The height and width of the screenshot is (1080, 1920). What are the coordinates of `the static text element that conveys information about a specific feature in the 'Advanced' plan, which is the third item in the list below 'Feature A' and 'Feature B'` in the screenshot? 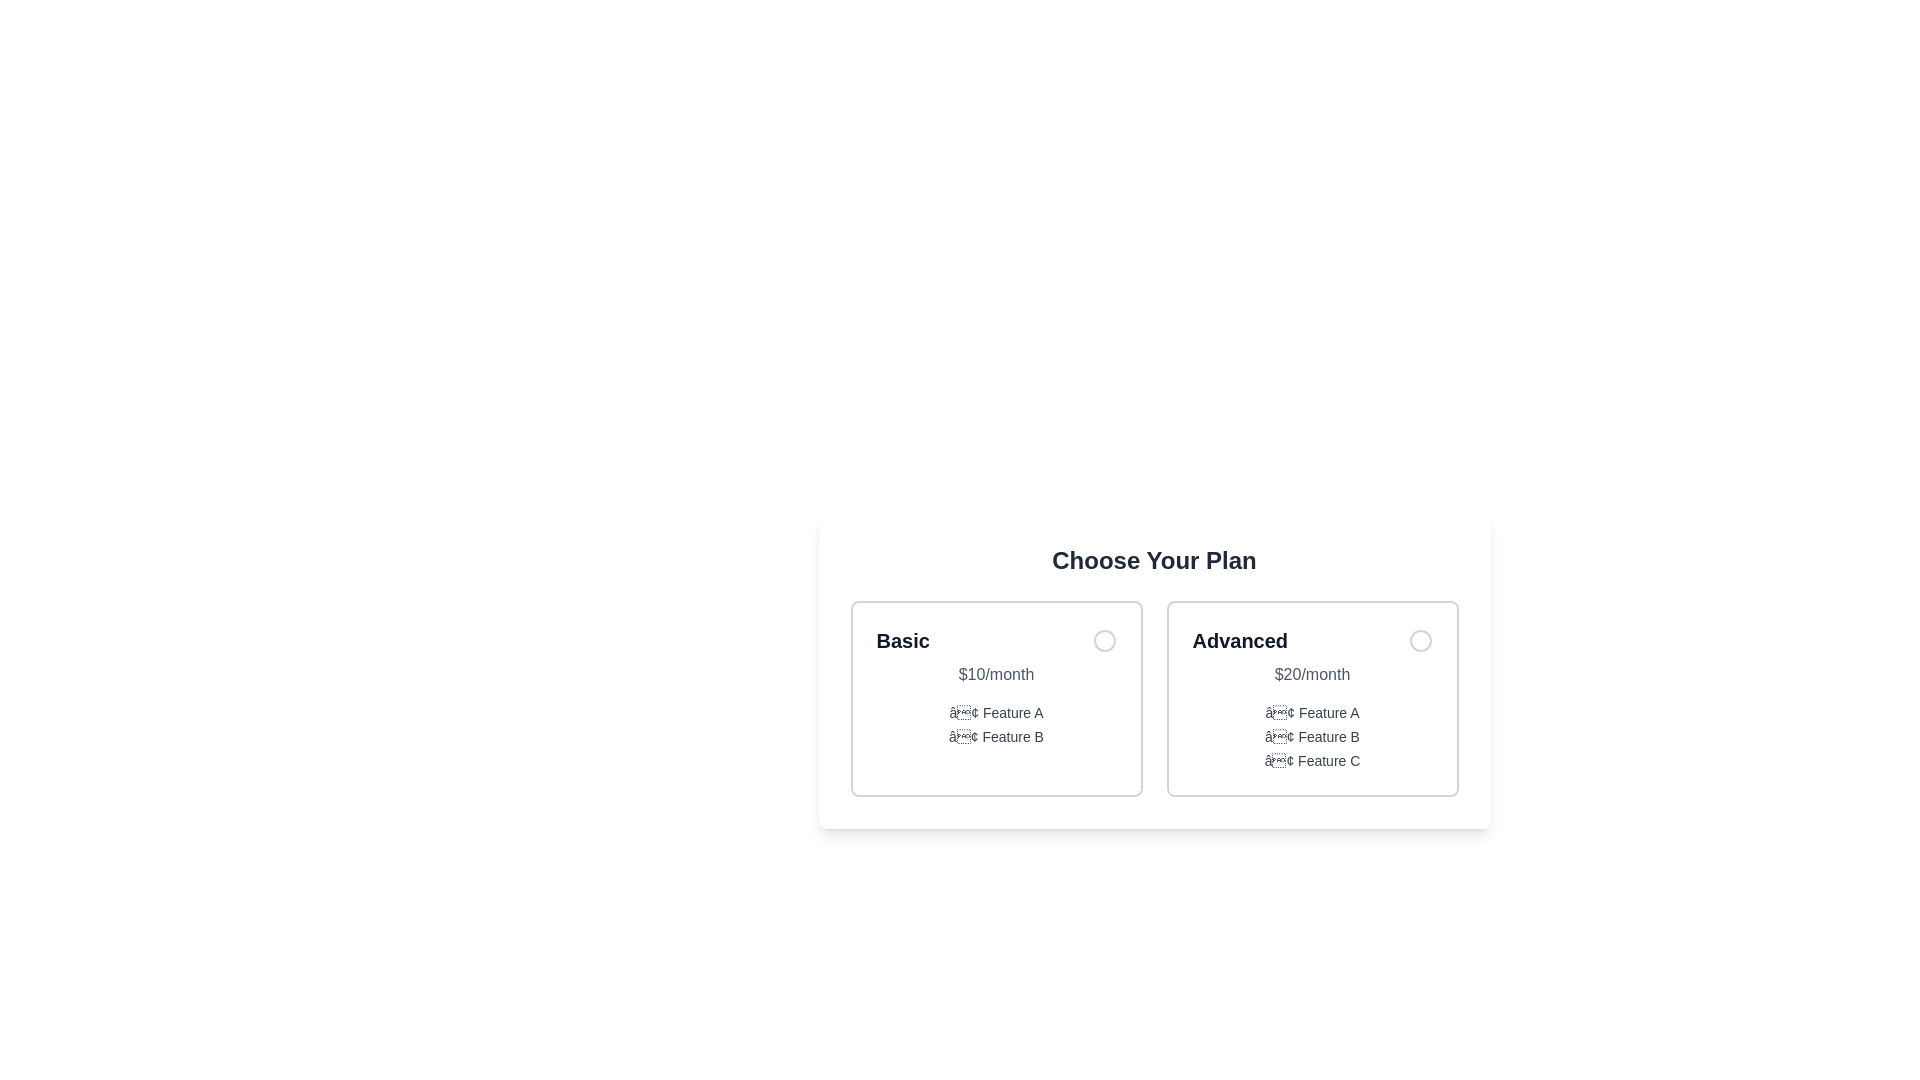 It's located at (1312, 760).